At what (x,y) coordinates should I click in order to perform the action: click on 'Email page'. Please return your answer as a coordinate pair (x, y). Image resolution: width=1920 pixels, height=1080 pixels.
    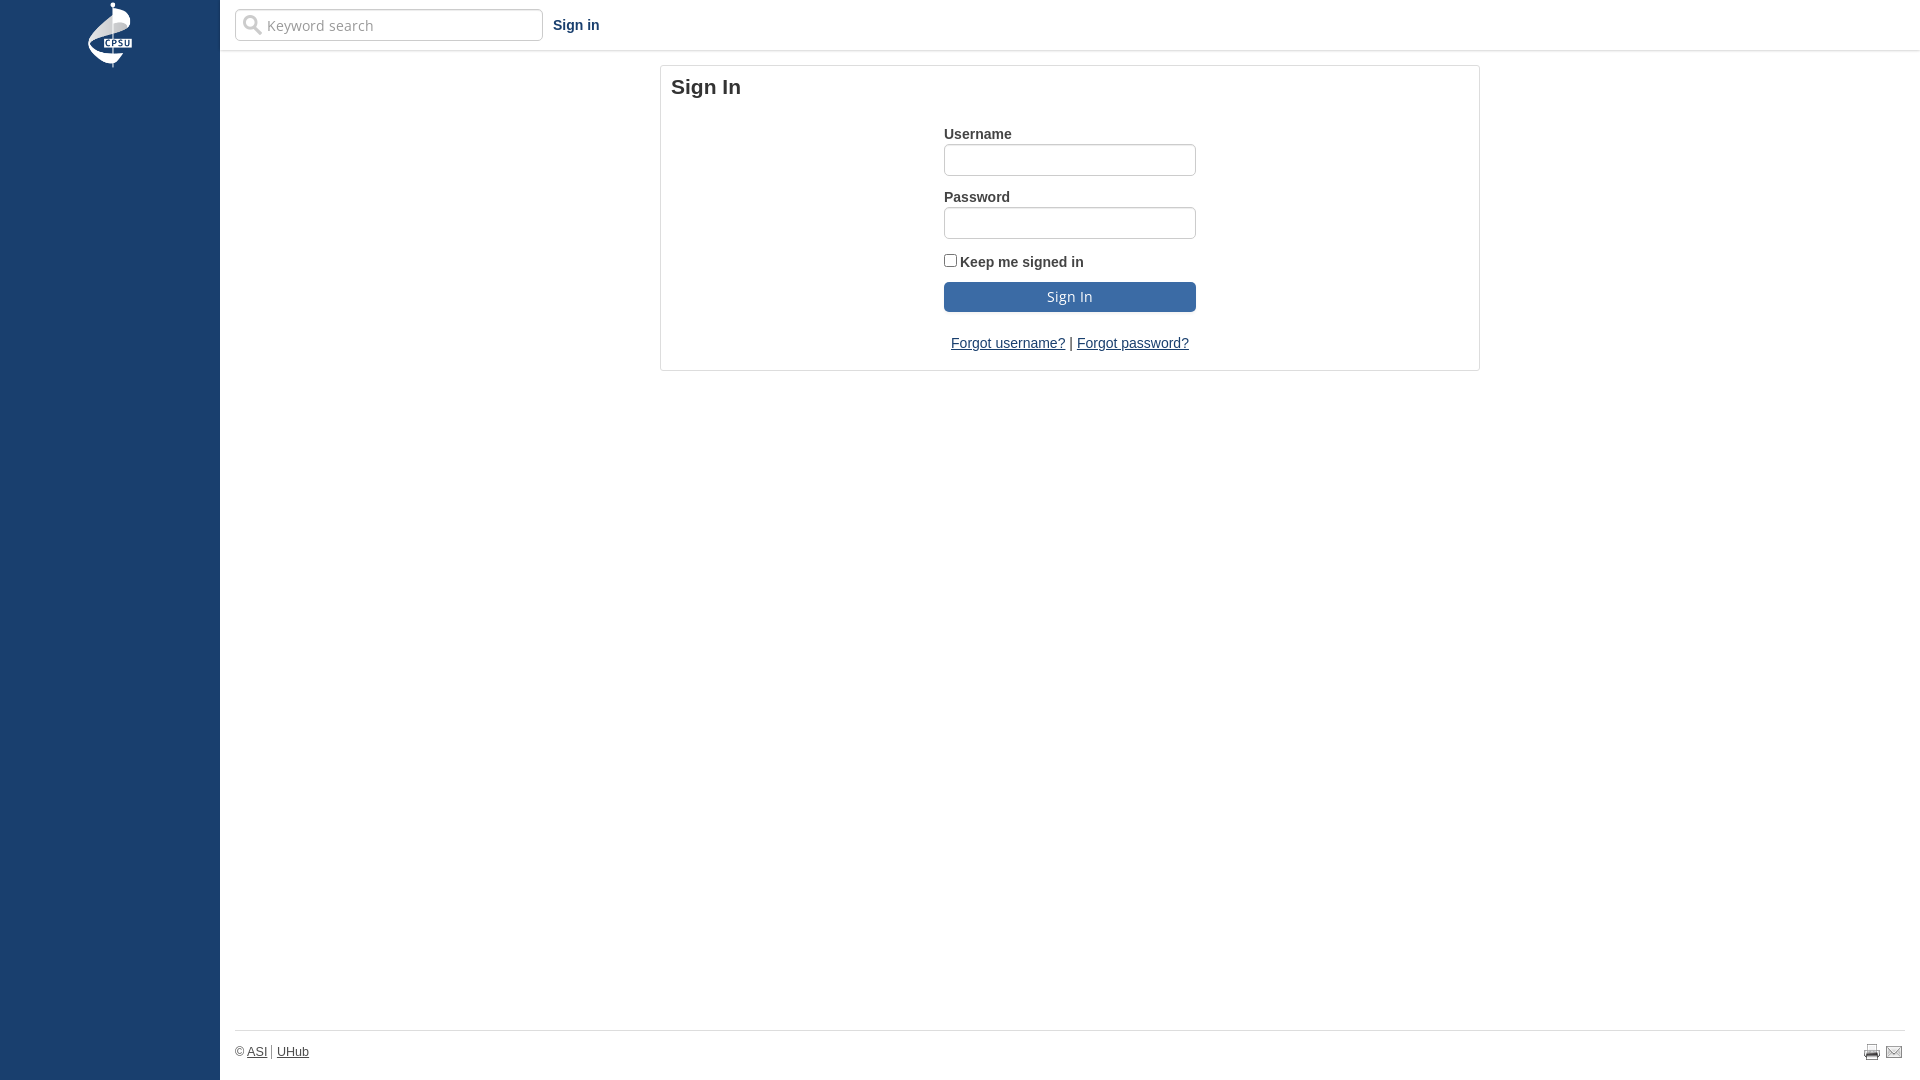
    Looking at the image, I should click on (1893, 1051).